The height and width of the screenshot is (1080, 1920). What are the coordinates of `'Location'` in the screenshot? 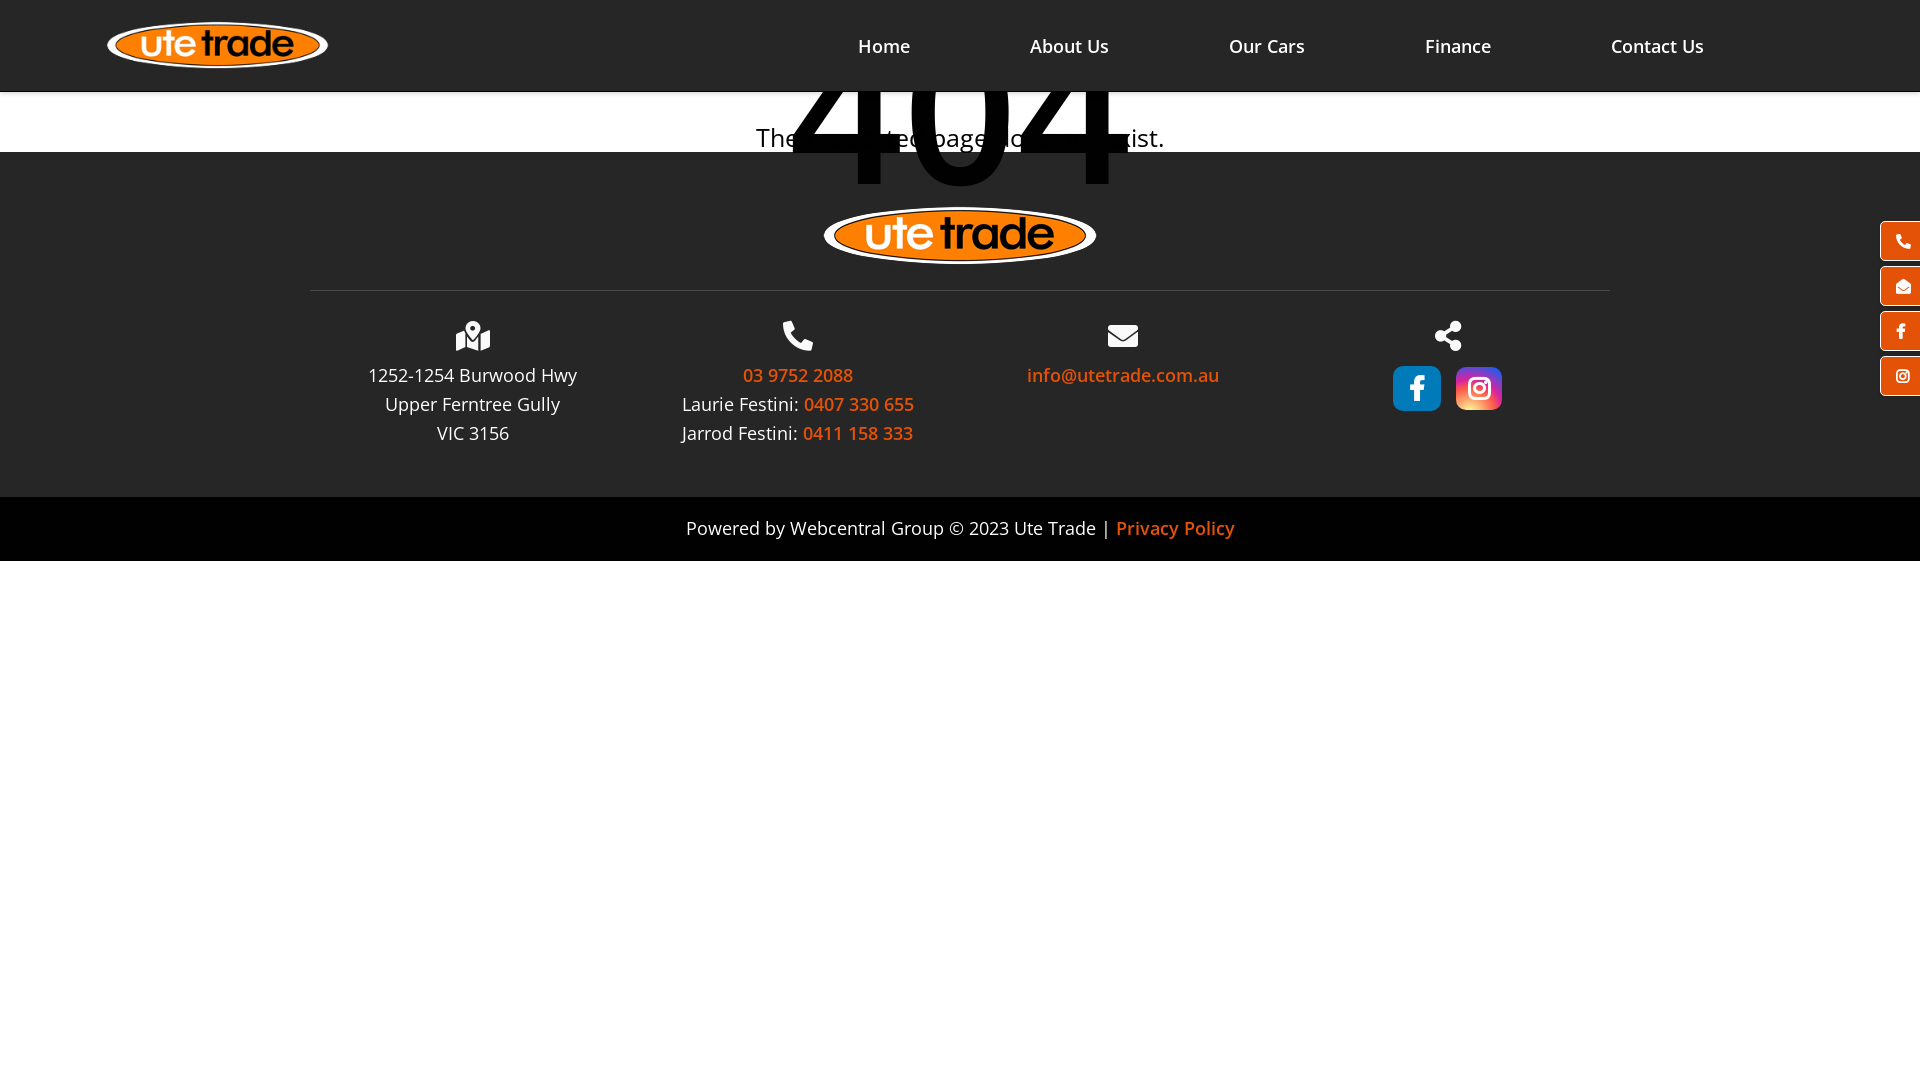 It's located at (472, 334).